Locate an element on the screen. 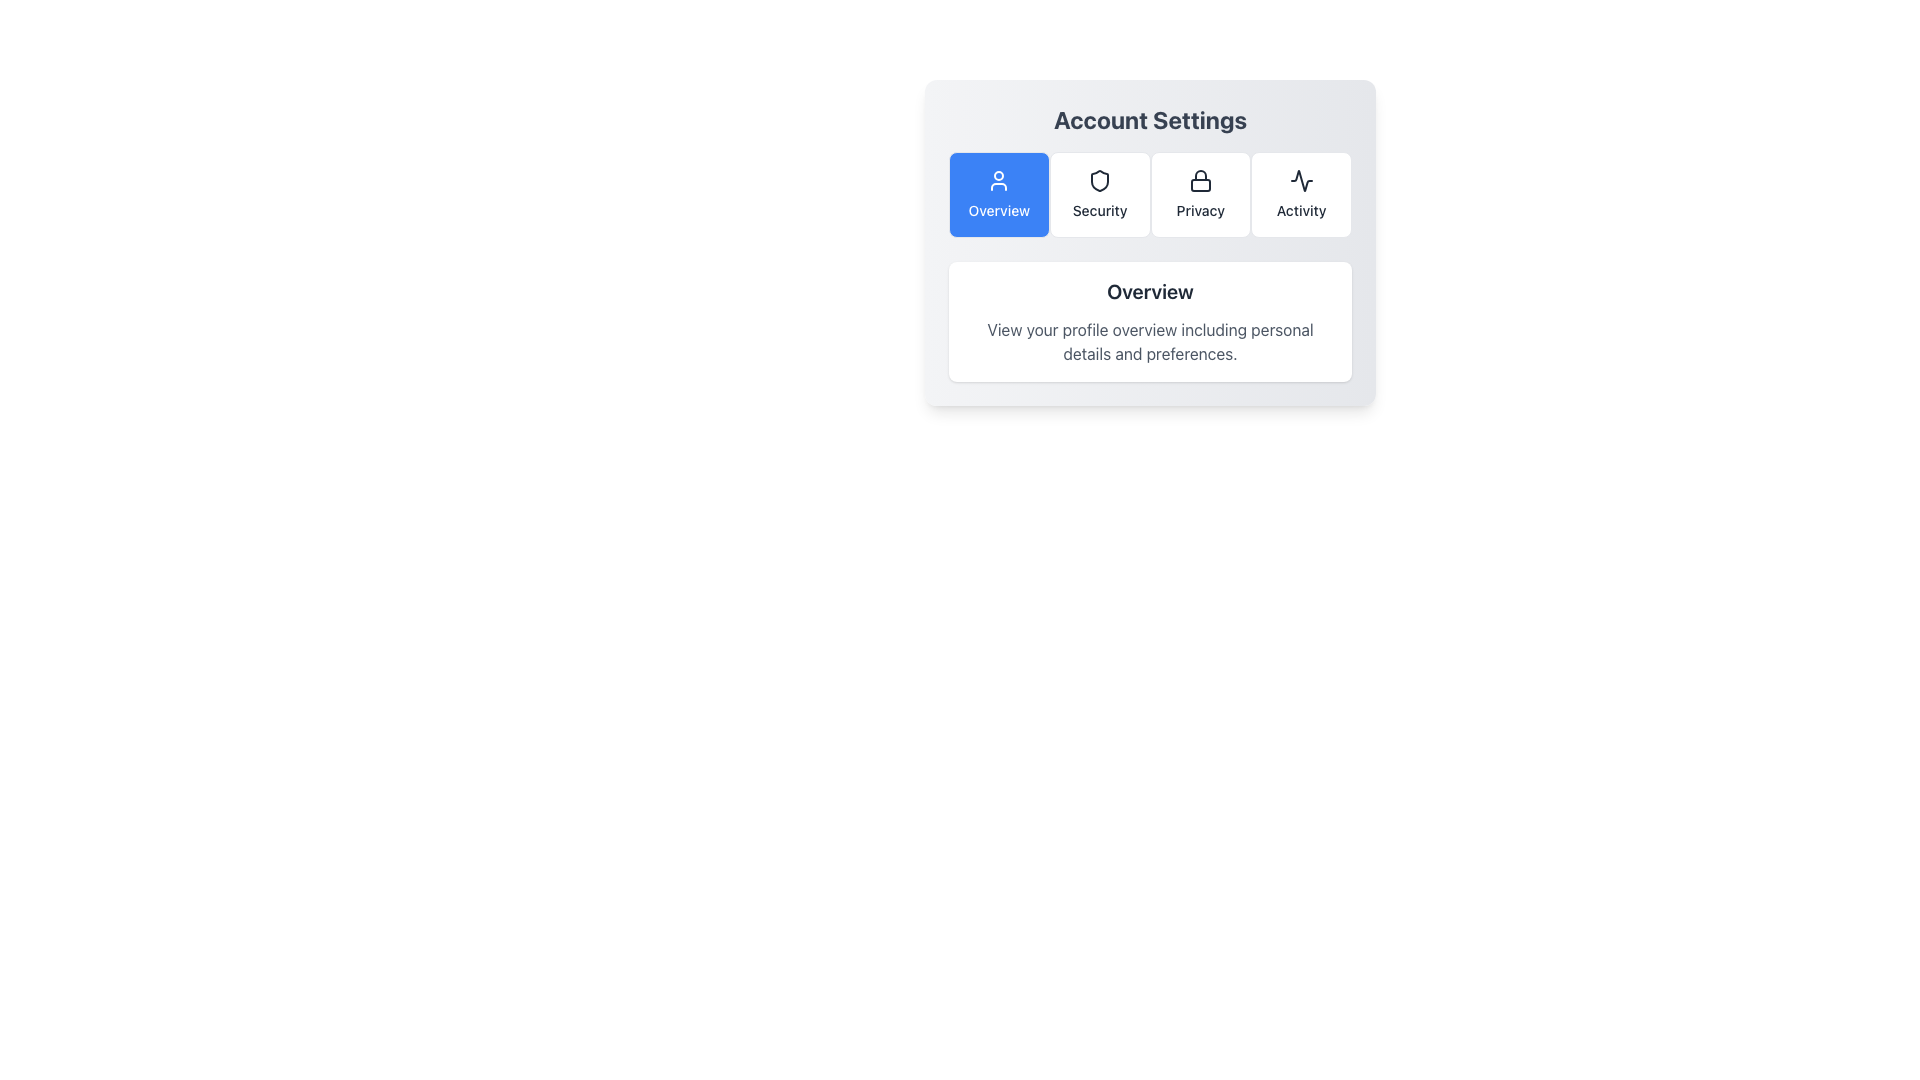 This screenshot has height=1080, width=1920. the 'Security' icon located beneath the 'Account Settings' title to trigger hover effects is located at coordinates (1099, 181).